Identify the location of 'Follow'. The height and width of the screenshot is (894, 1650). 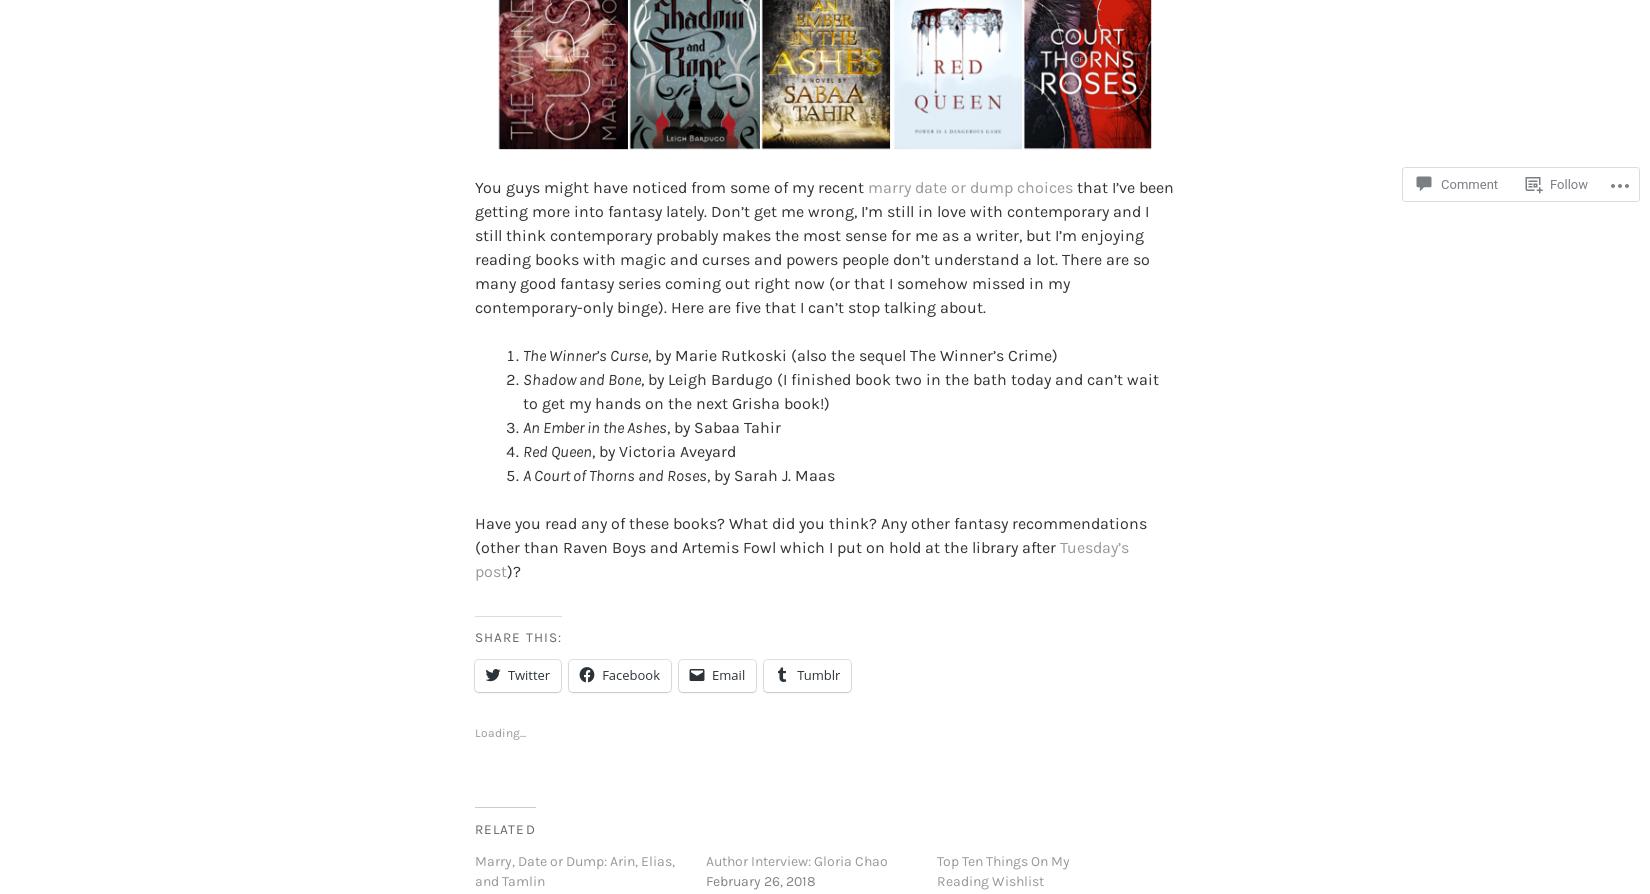
(1567, 184).